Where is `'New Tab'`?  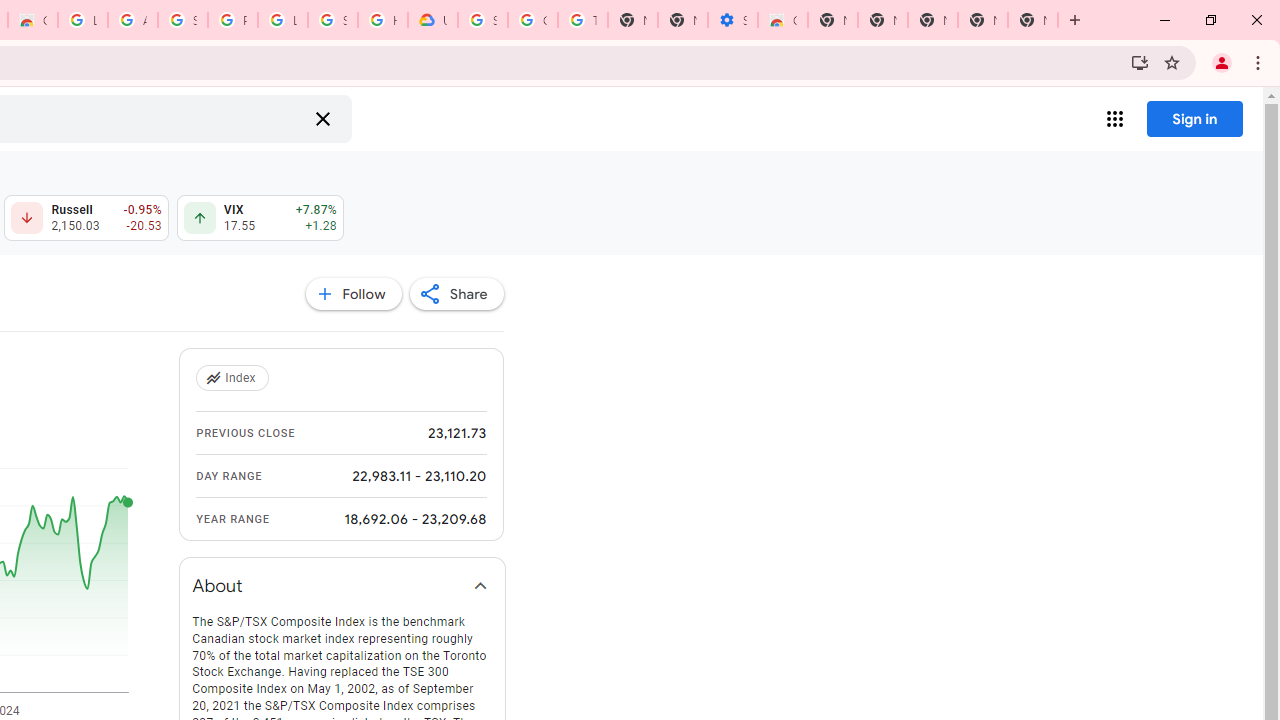 'New Tab' is located at coordinates (1032, 20).